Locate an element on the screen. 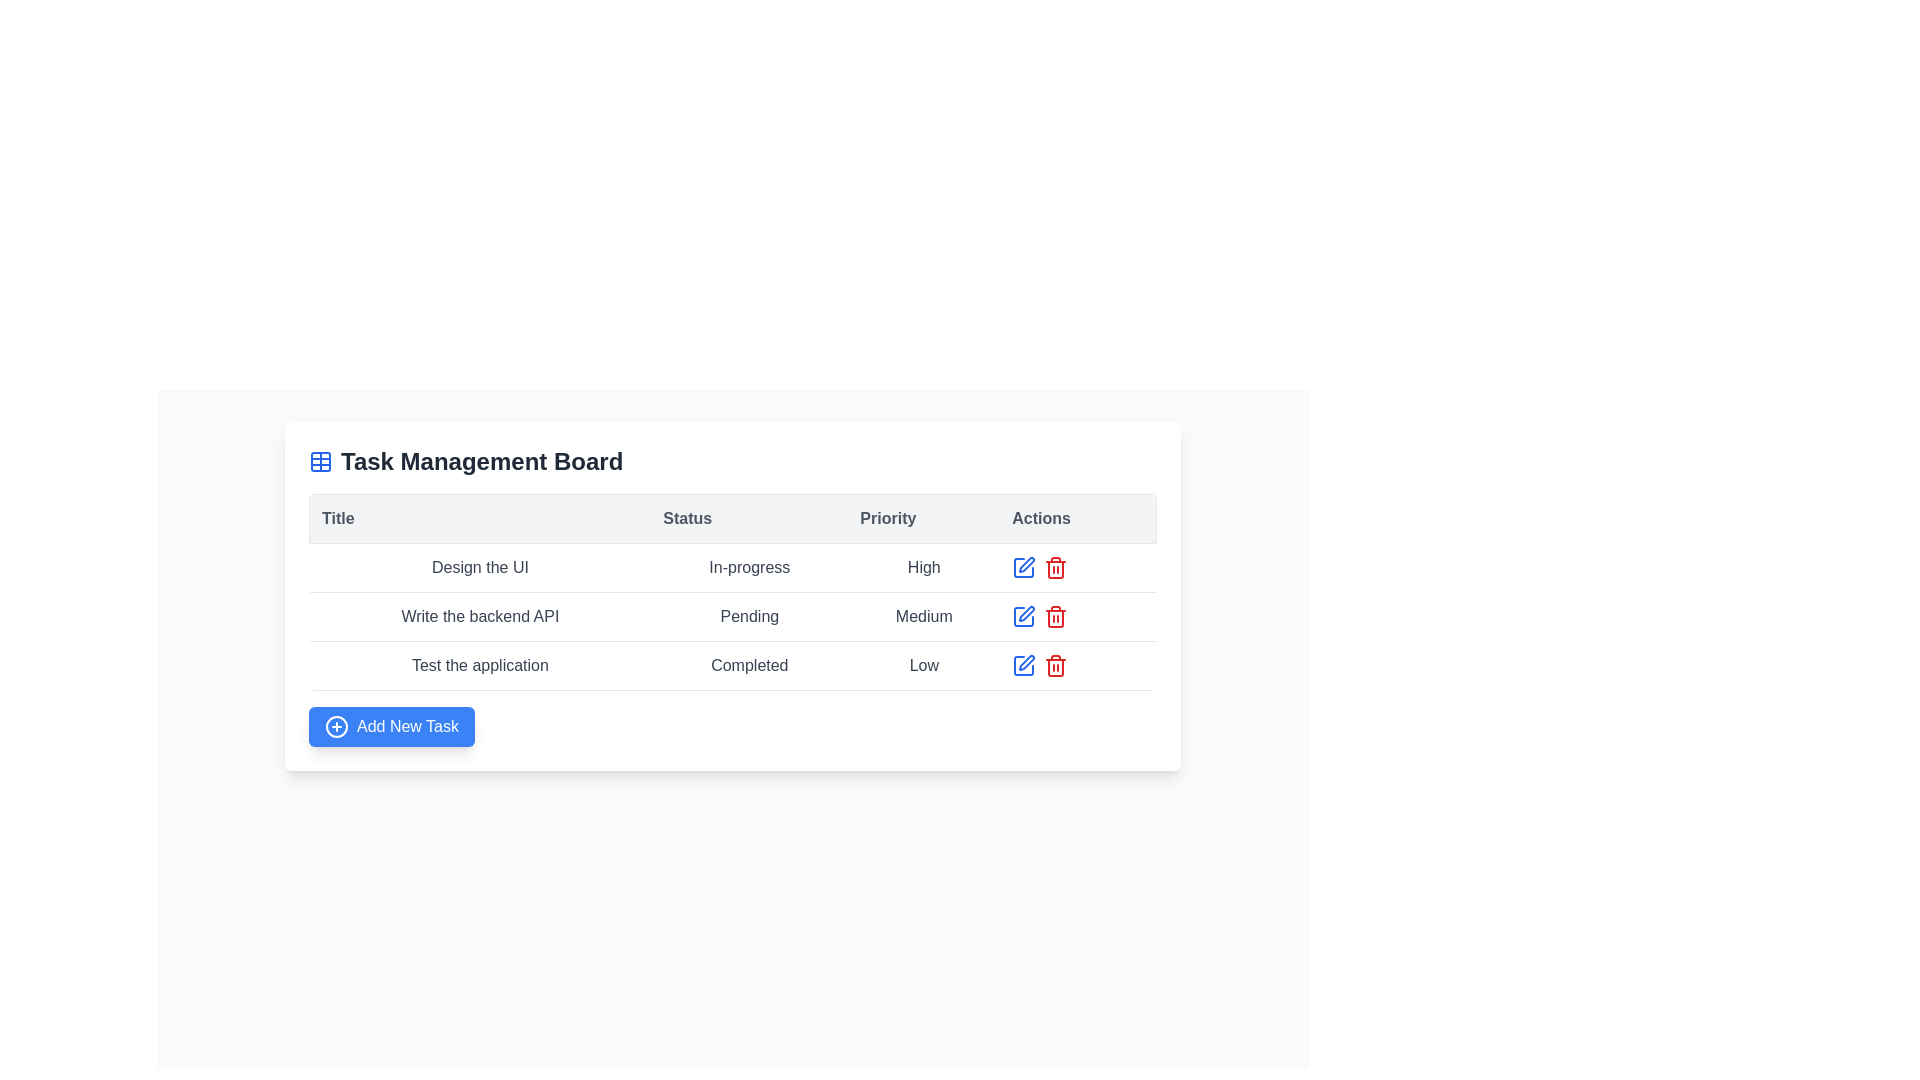  the edit icon button located in the 'Actions' column of the table for the task labeled 'Write the backend API' to initiate the edit action is located at coordinates (1027, 612).